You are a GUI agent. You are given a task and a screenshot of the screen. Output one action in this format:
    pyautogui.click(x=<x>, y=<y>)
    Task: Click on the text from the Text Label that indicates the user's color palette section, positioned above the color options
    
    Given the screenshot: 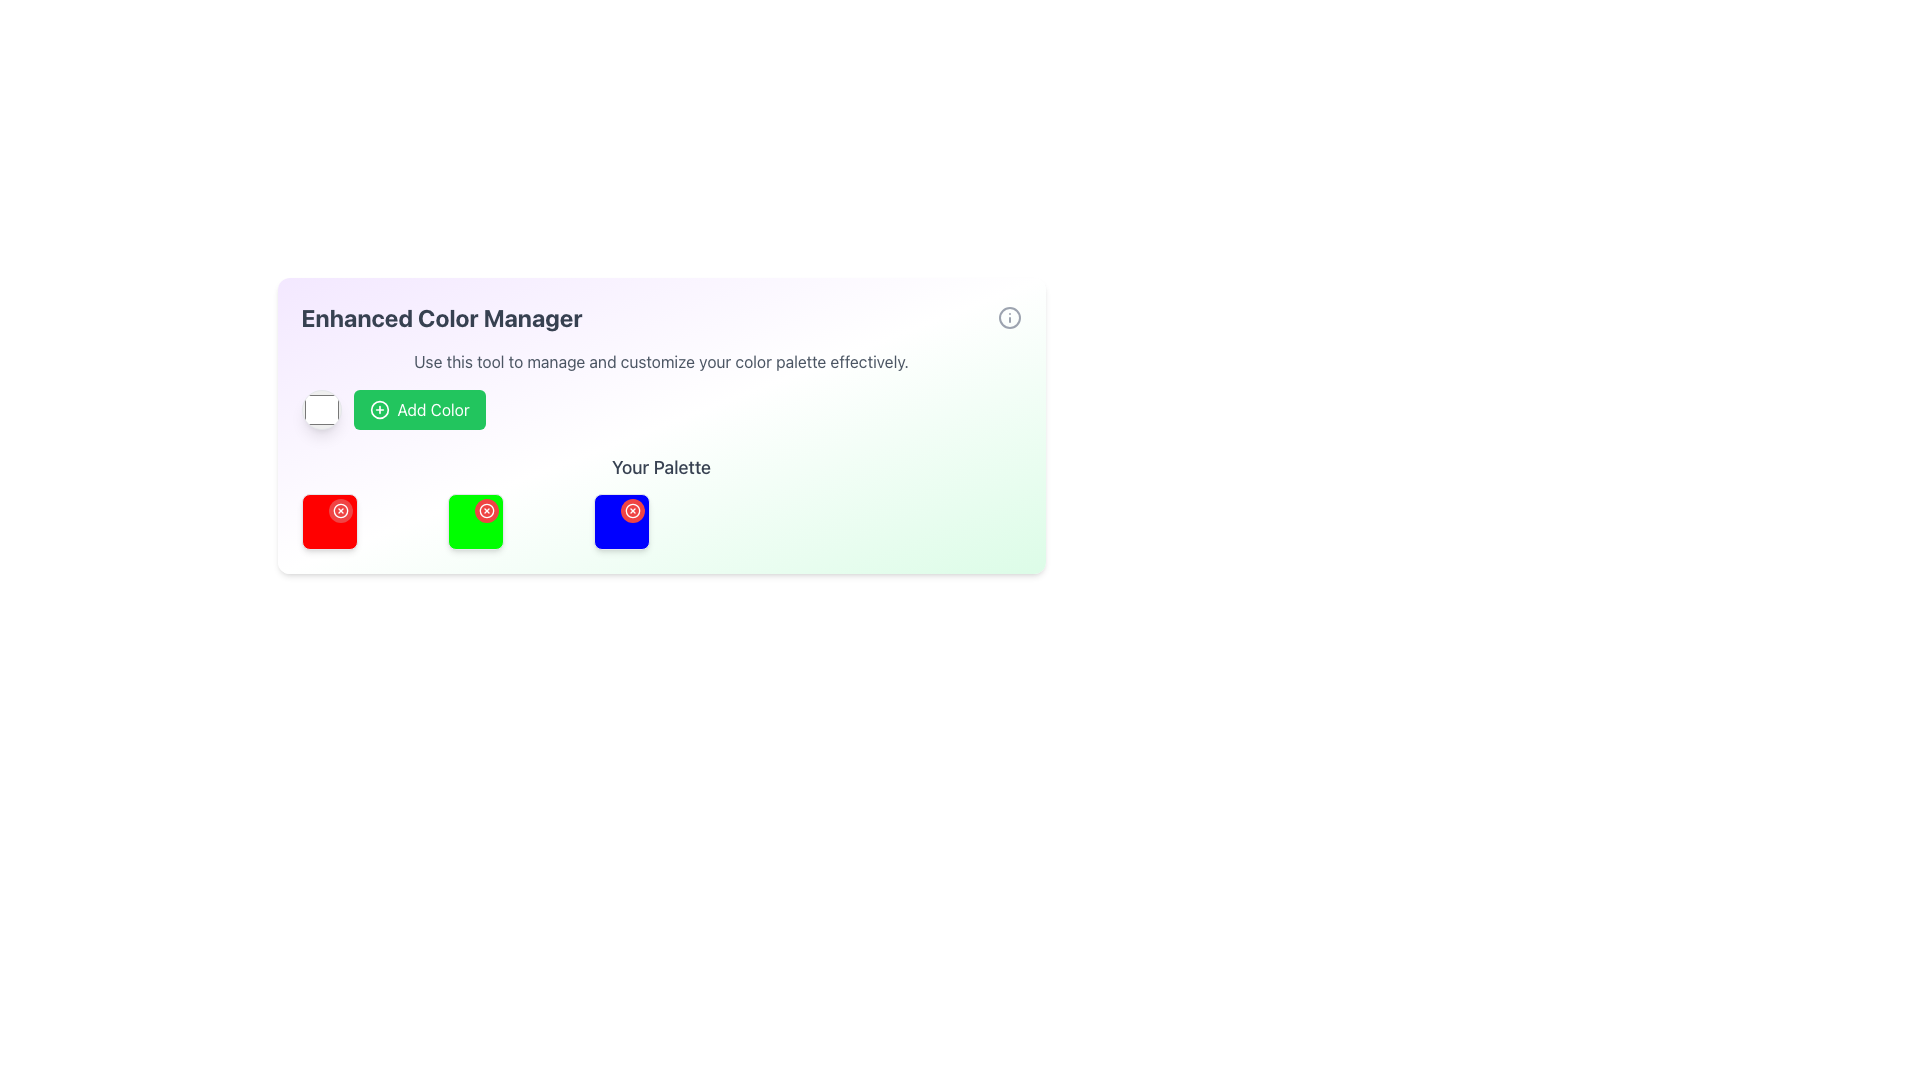 What is the action you would take?
    pyautogui.click(x=661, y=467)
    